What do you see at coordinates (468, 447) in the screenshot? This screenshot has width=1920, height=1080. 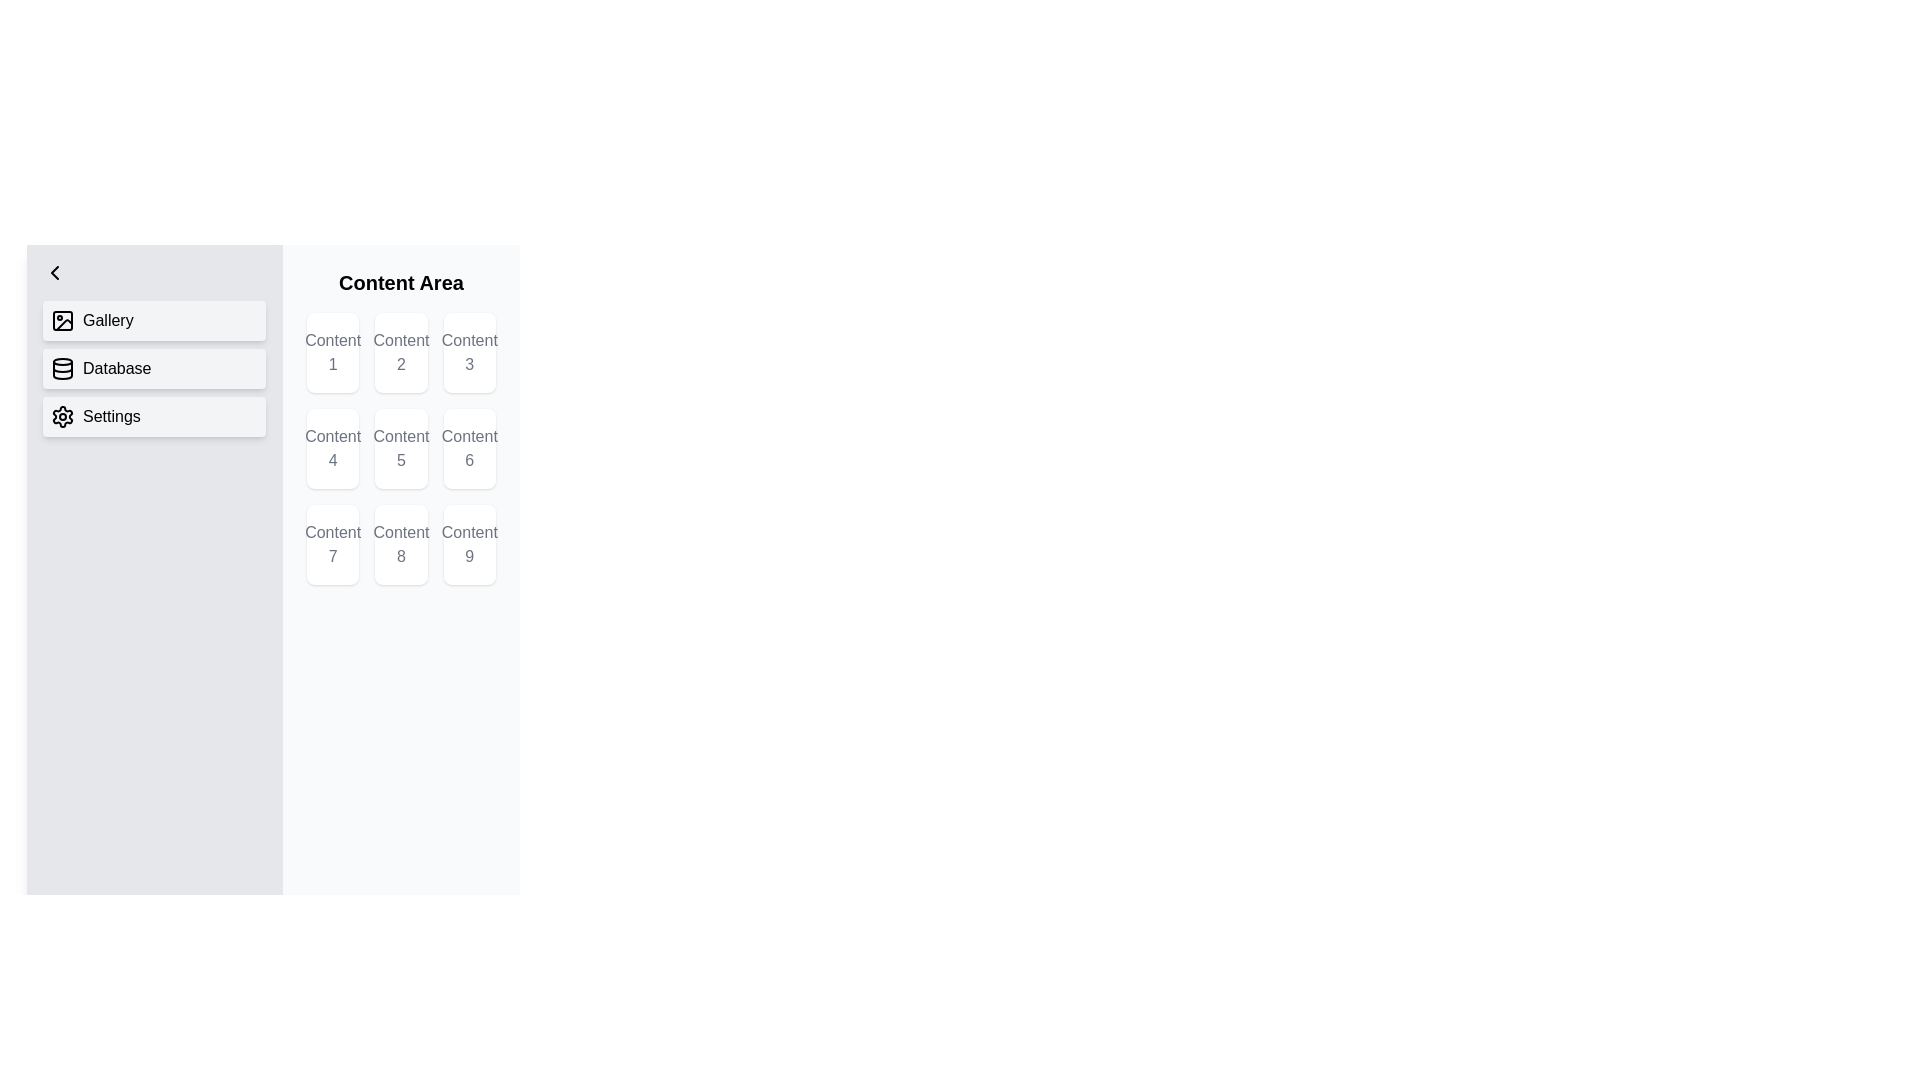 I see `the label or placeholder located in the third column of the second row in a three-column grid layout` at bounding box center [468, 447].